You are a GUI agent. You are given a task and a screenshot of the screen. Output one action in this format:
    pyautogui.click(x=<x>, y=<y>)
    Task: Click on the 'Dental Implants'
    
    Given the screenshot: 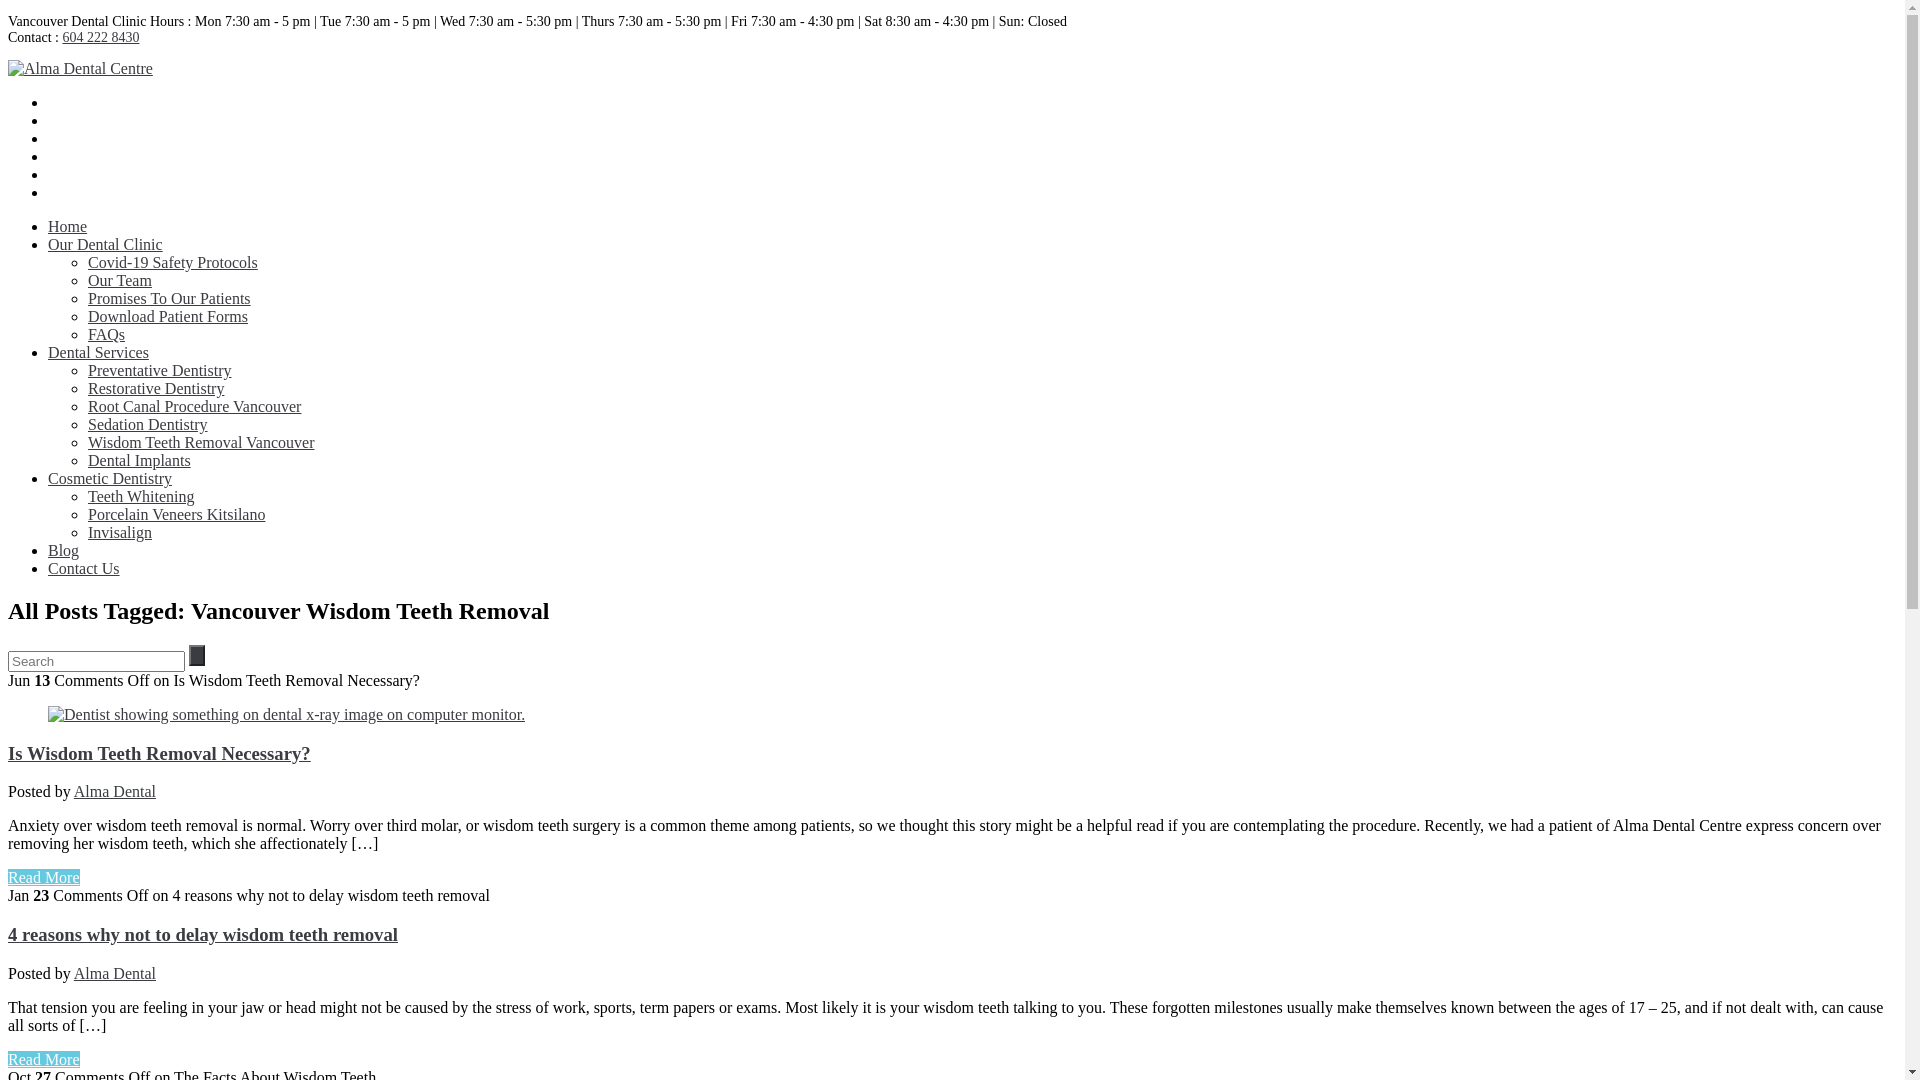 What is the action you would take?
    pyautogui.click(x=86, y=460)
    